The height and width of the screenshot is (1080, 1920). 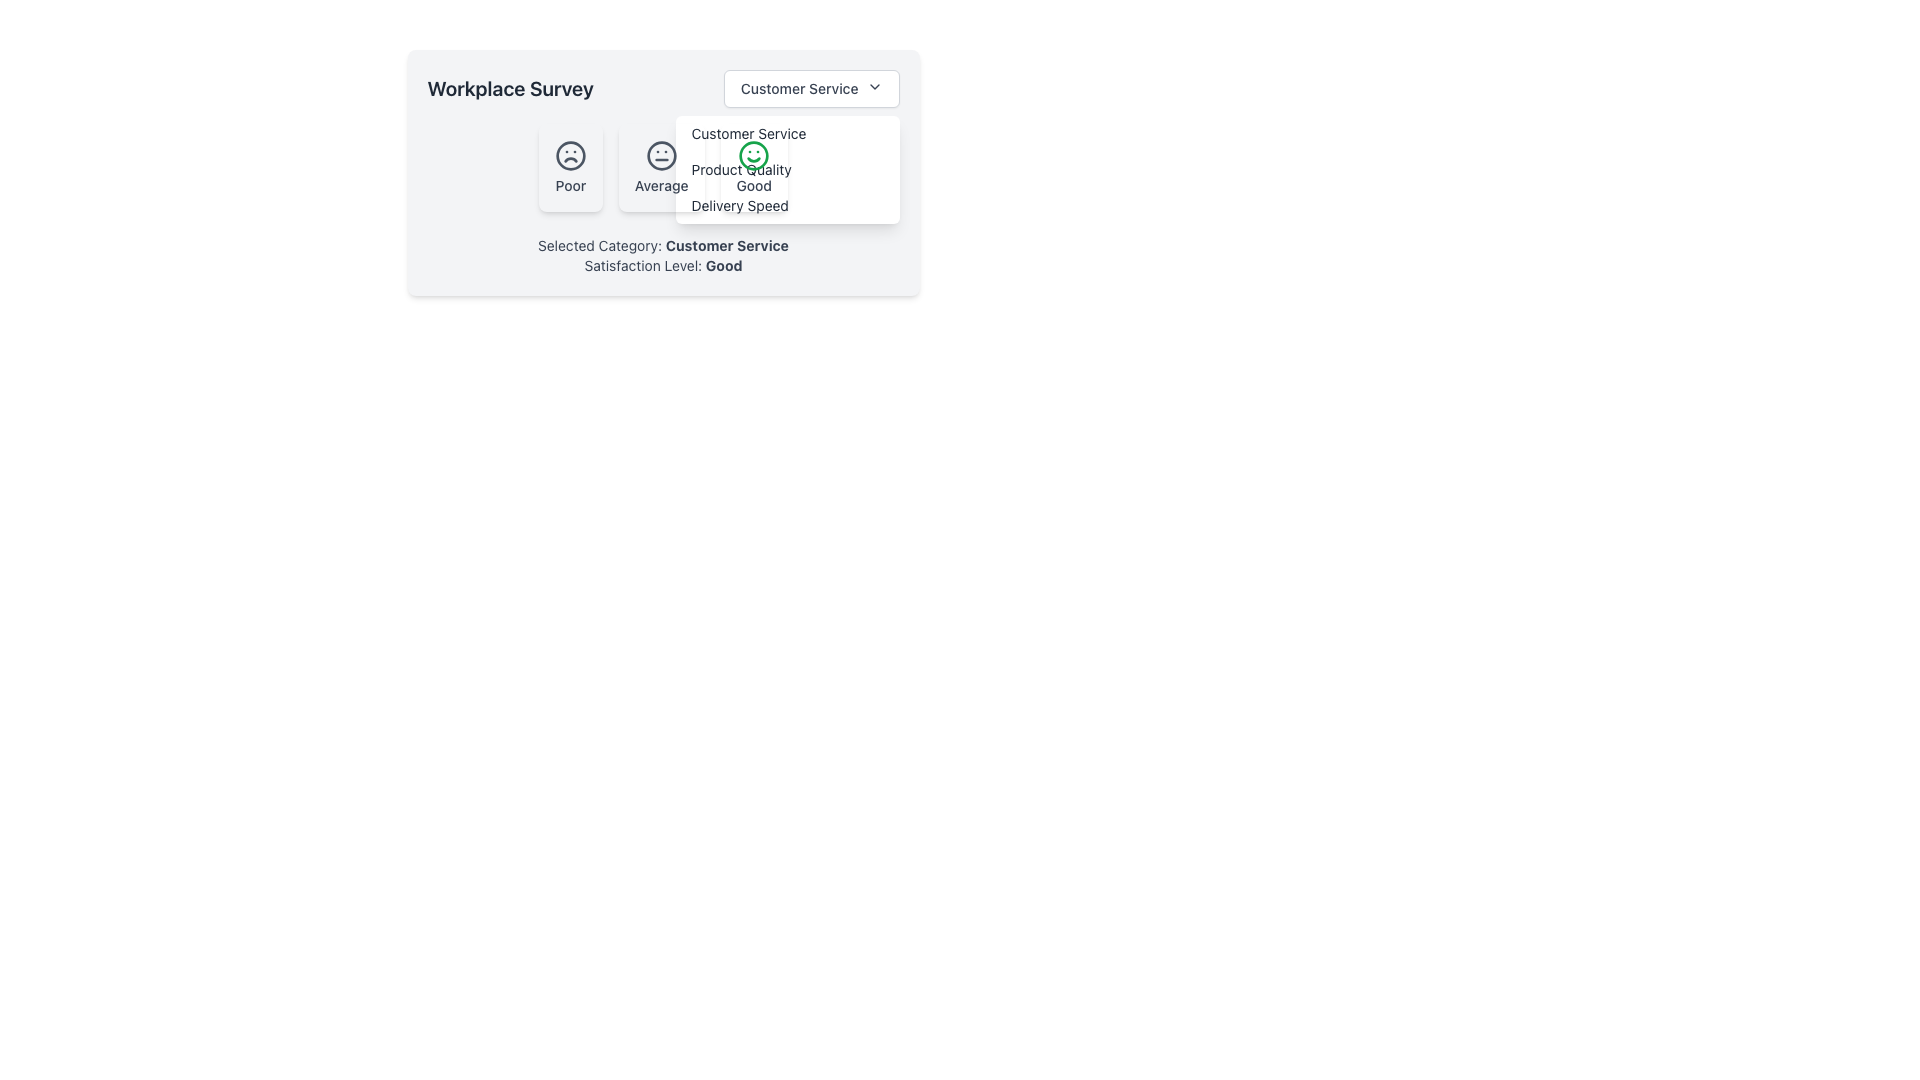 What do you see at coordinates (570, 167) in the screenshot?
I see `the 'Poor' rating button in the feedback form` at bounding box center [570, 167].